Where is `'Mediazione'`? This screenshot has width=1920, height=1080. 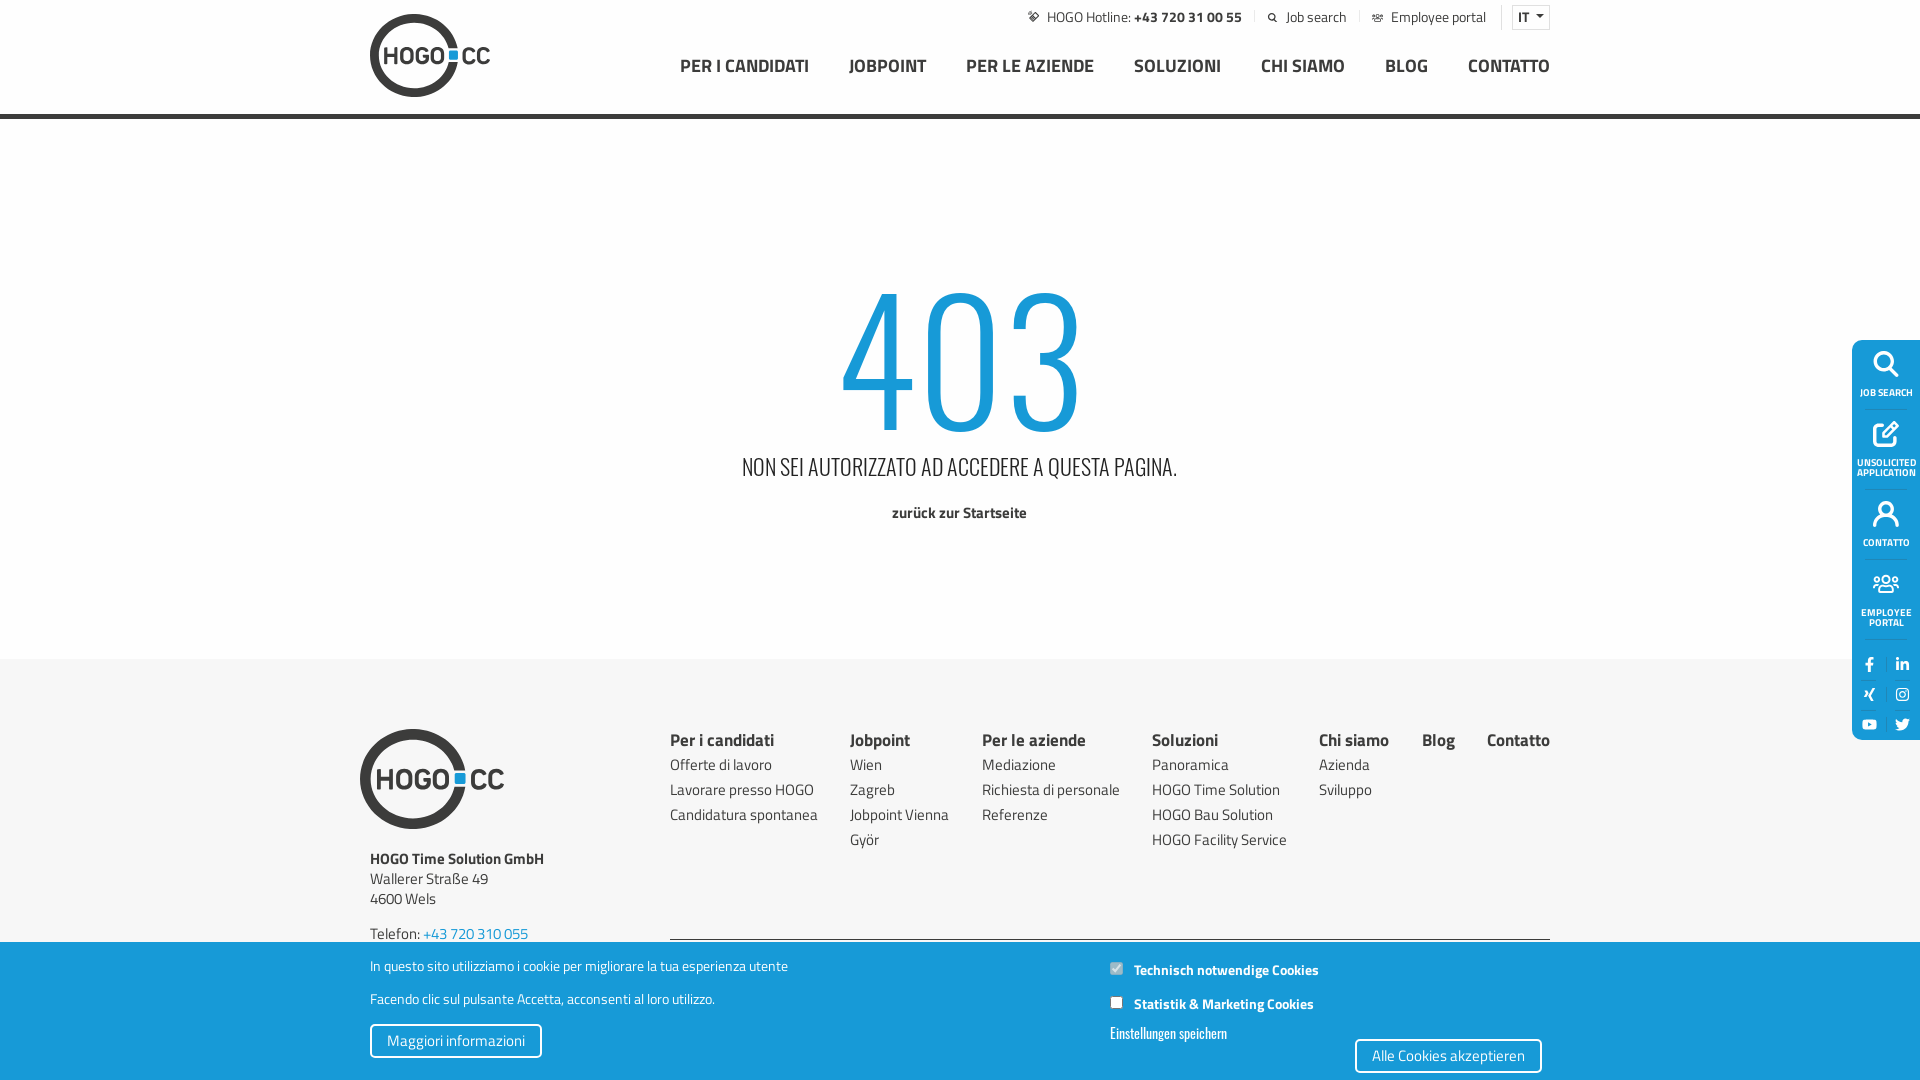
'Mediazione' is located at coordinates (1050, 764).